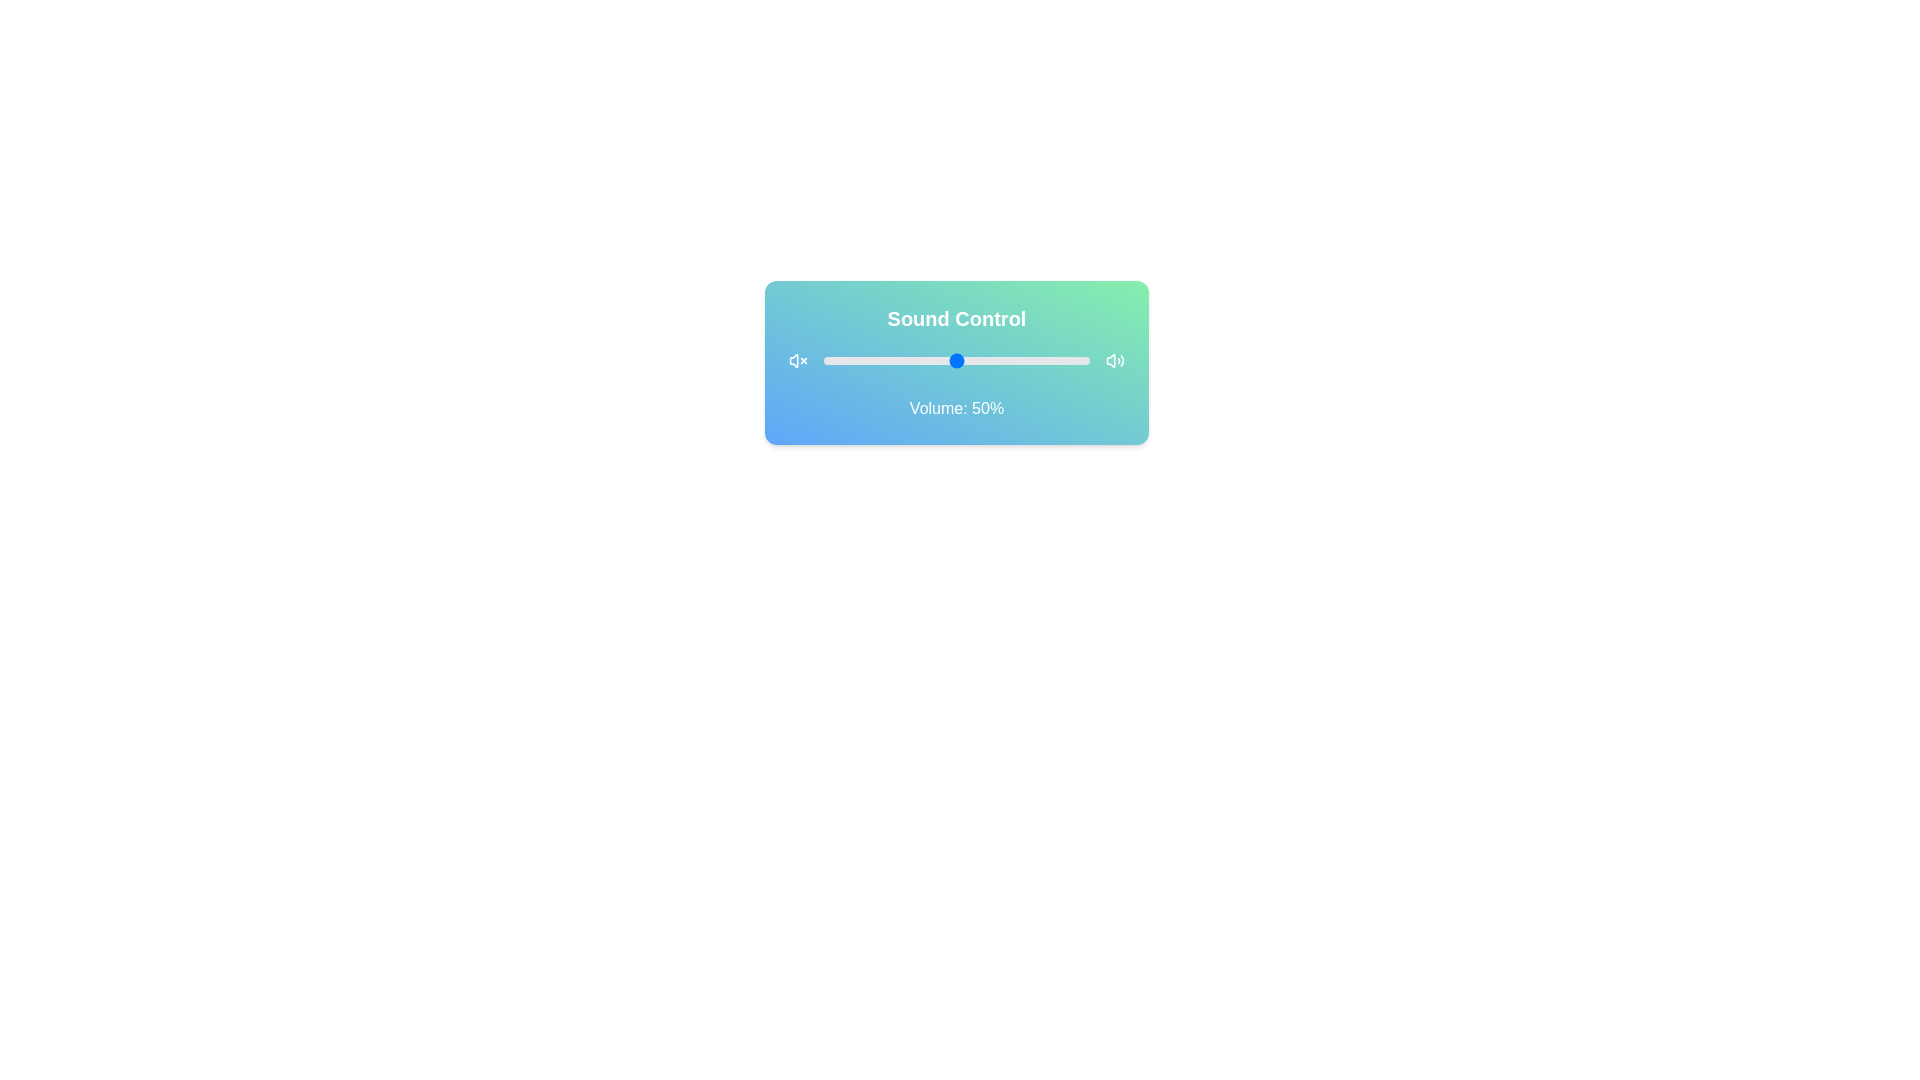 The image size is (1920, 1080). I want to click on the mute toggle icon button located at the far-left side of the sound control interface, so click(797, 361).